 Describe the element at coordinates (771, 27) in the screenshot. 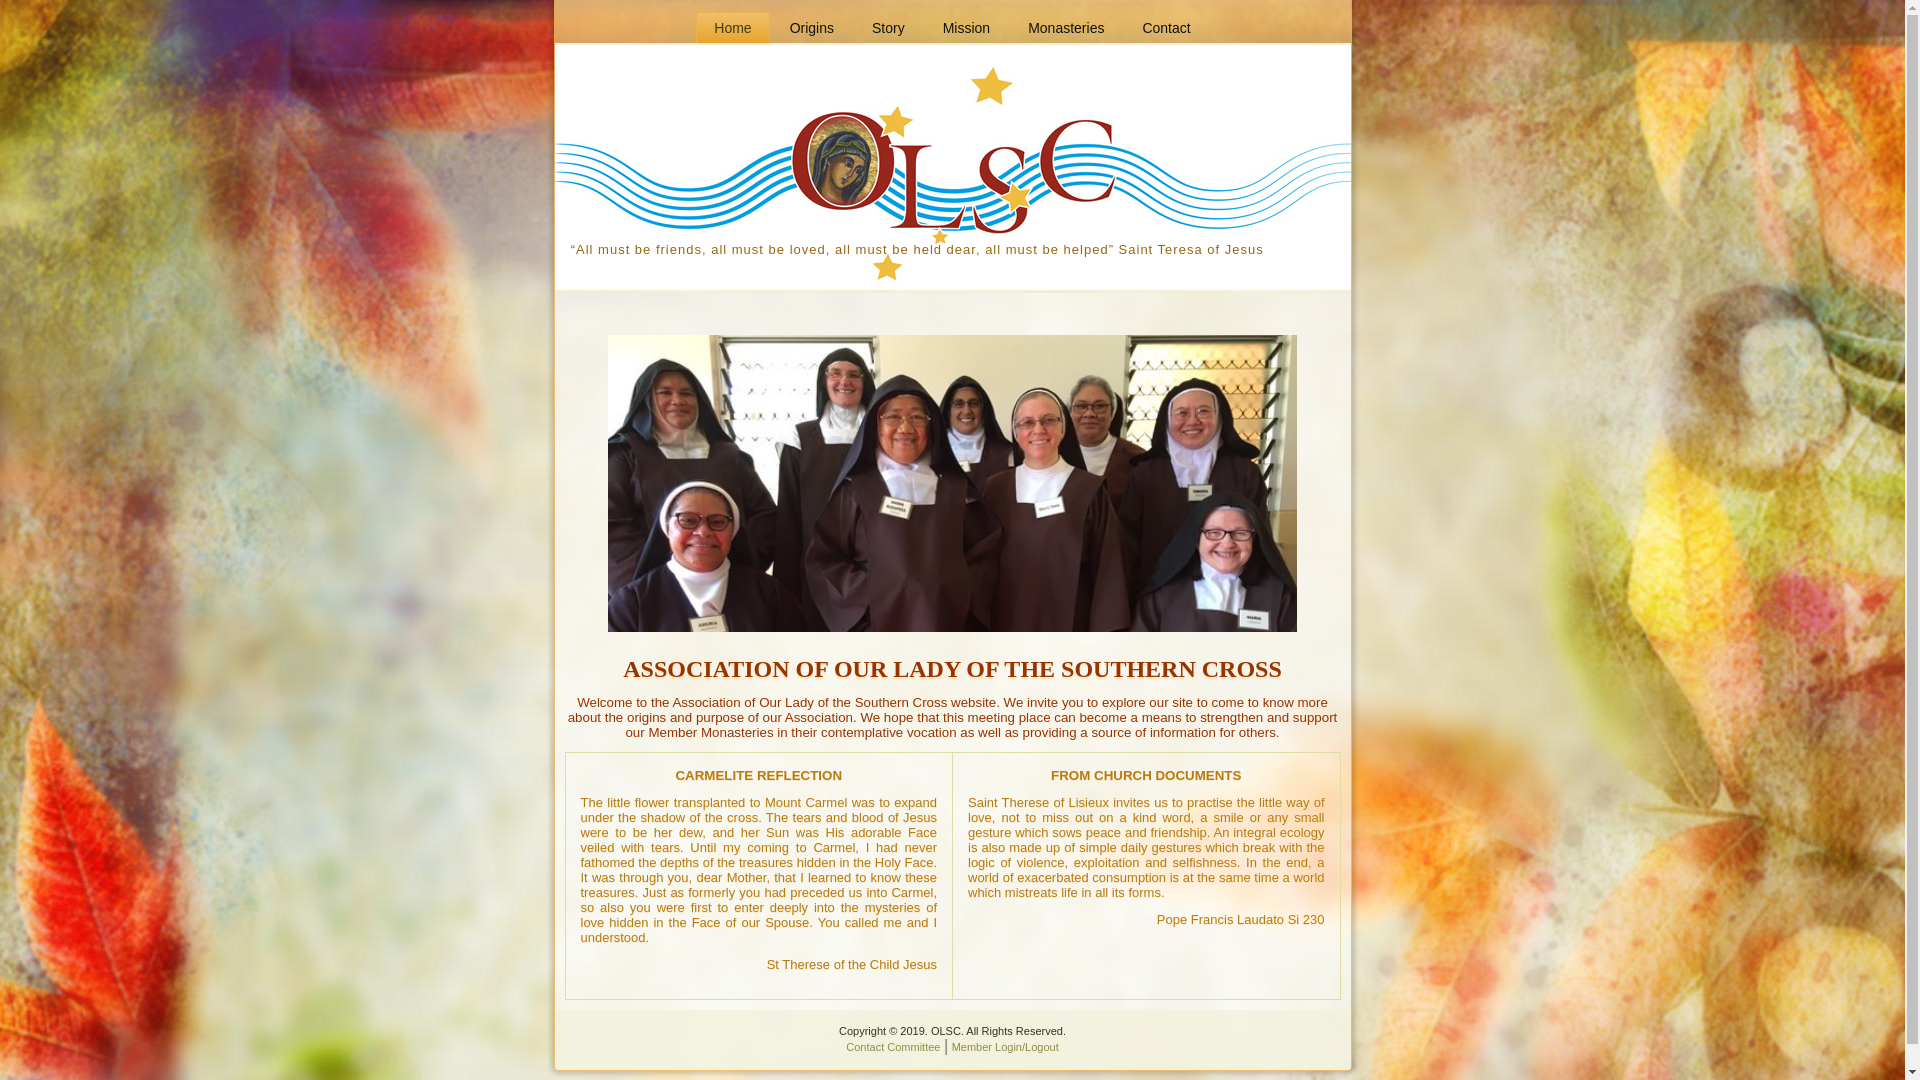

I see `'Origins'` at that location.